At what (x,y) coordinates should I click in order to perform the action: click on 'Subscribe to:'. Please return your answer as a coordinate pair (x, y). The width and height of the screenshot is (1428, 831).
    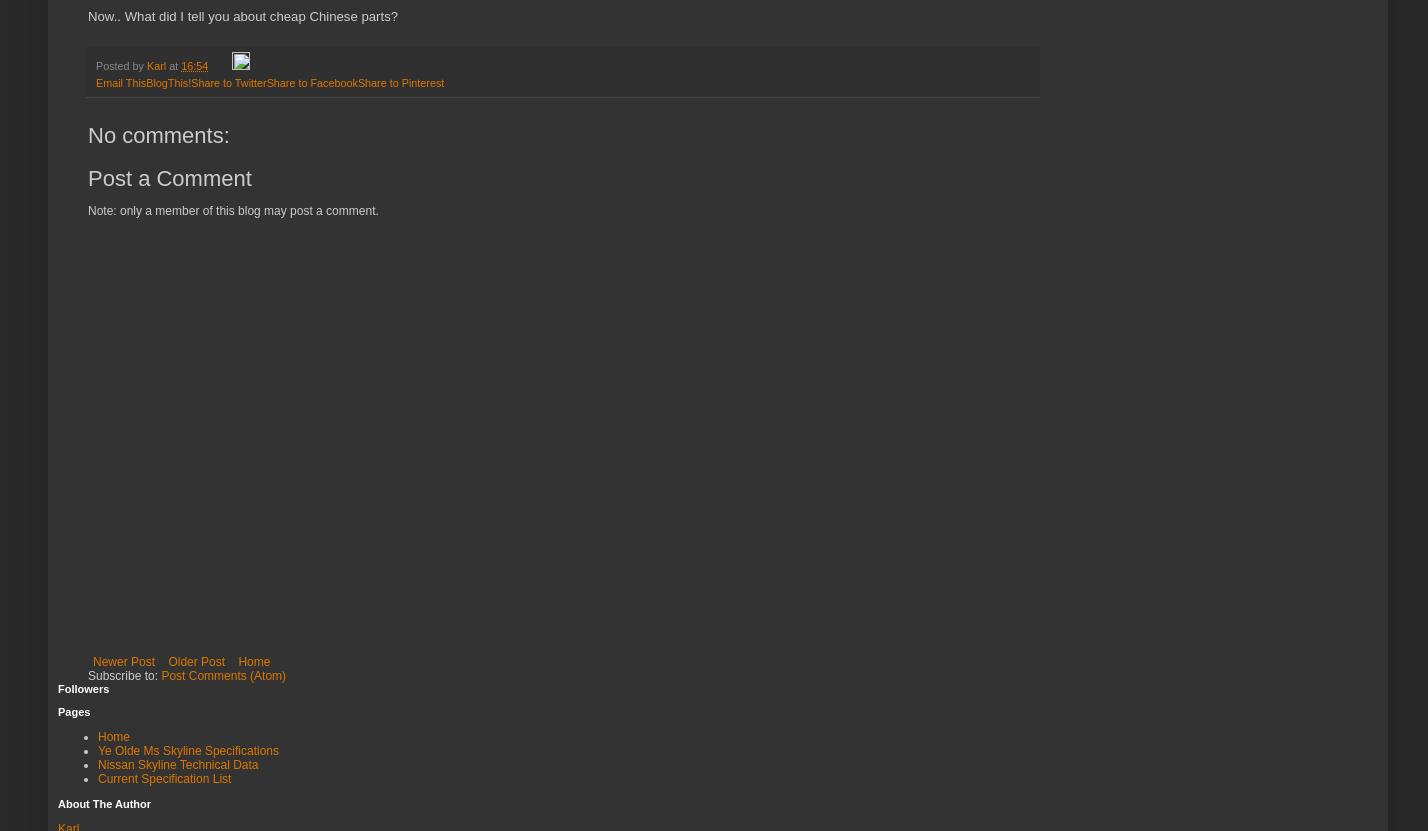
    Looking at the image, I should click on (124, 675).